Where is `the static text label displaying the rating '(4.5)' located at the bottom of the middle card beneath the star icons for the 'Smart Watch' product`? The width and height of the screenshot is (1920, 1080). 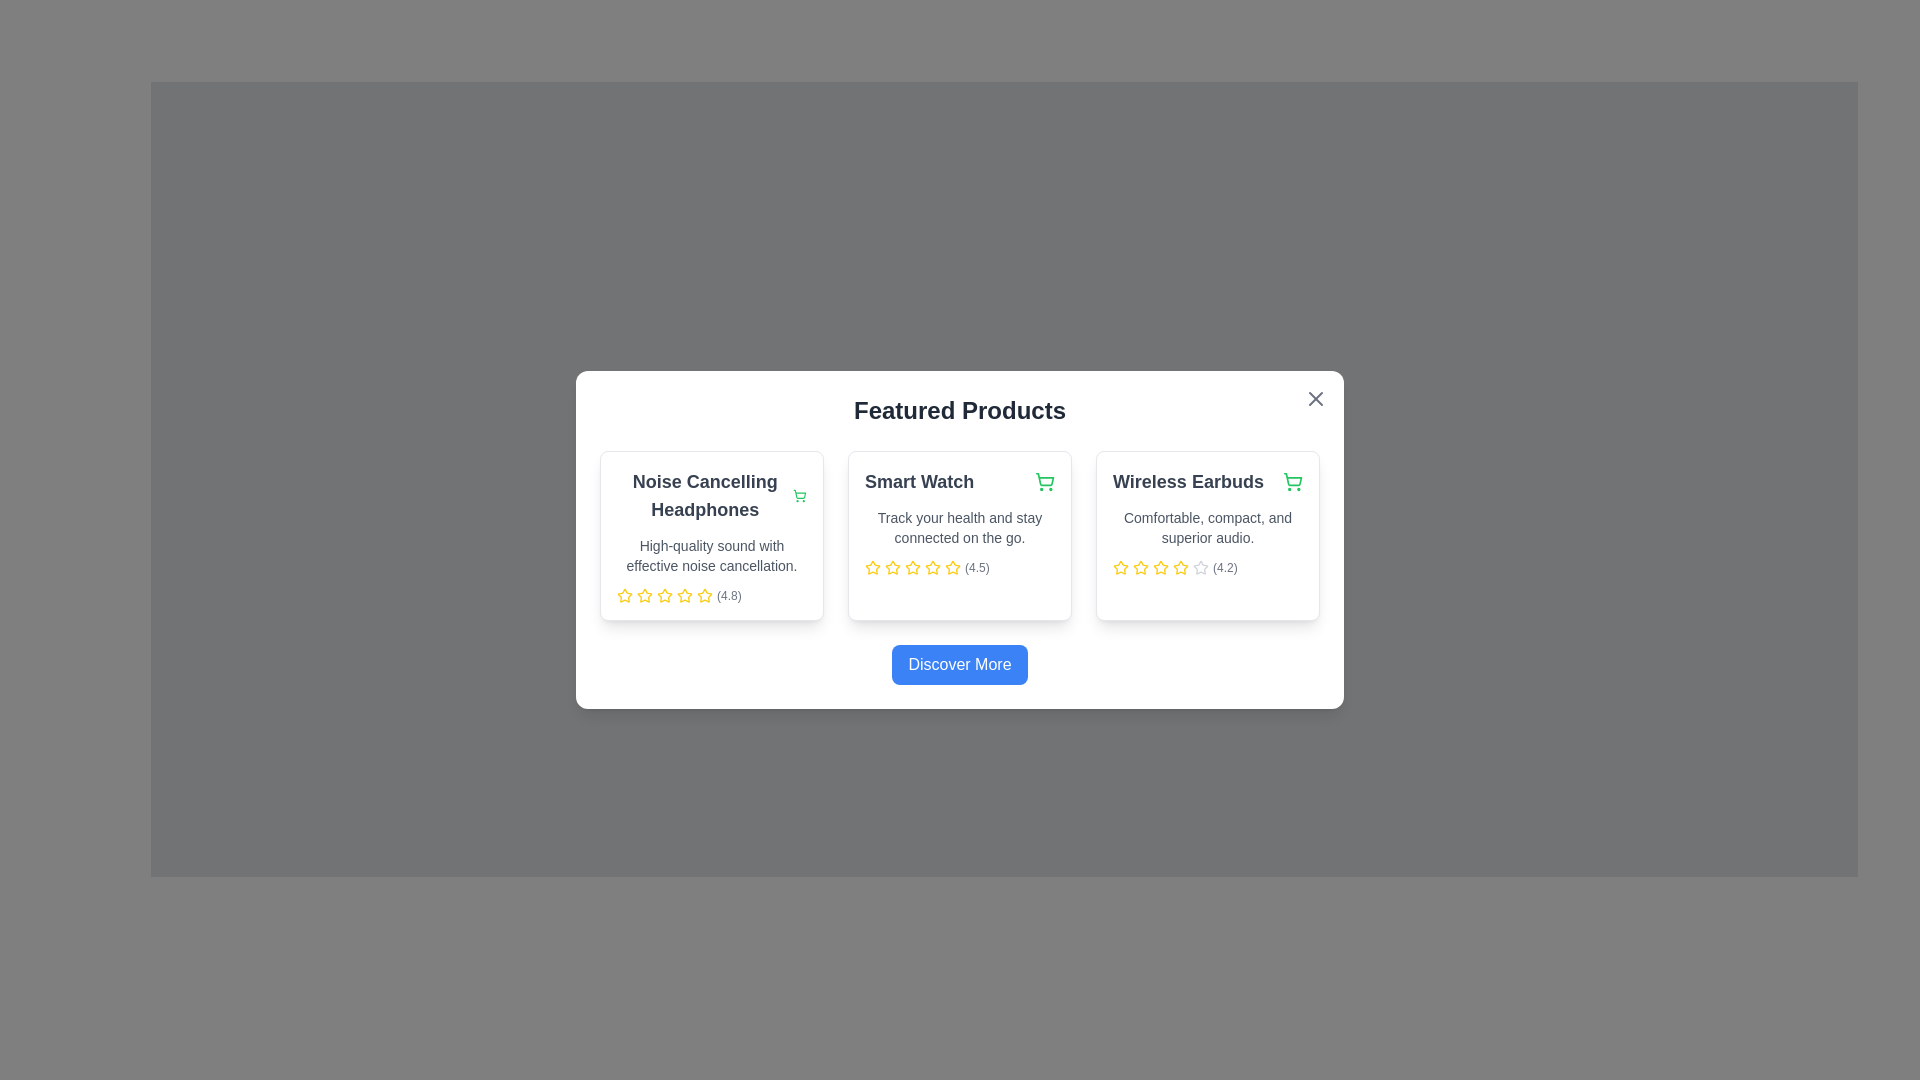
the static text label displaying the rating '(4.5)' located at the bottom of the middle card beneath the star icons for the 'Smart Watch' product is located at coordinates (977, 567).